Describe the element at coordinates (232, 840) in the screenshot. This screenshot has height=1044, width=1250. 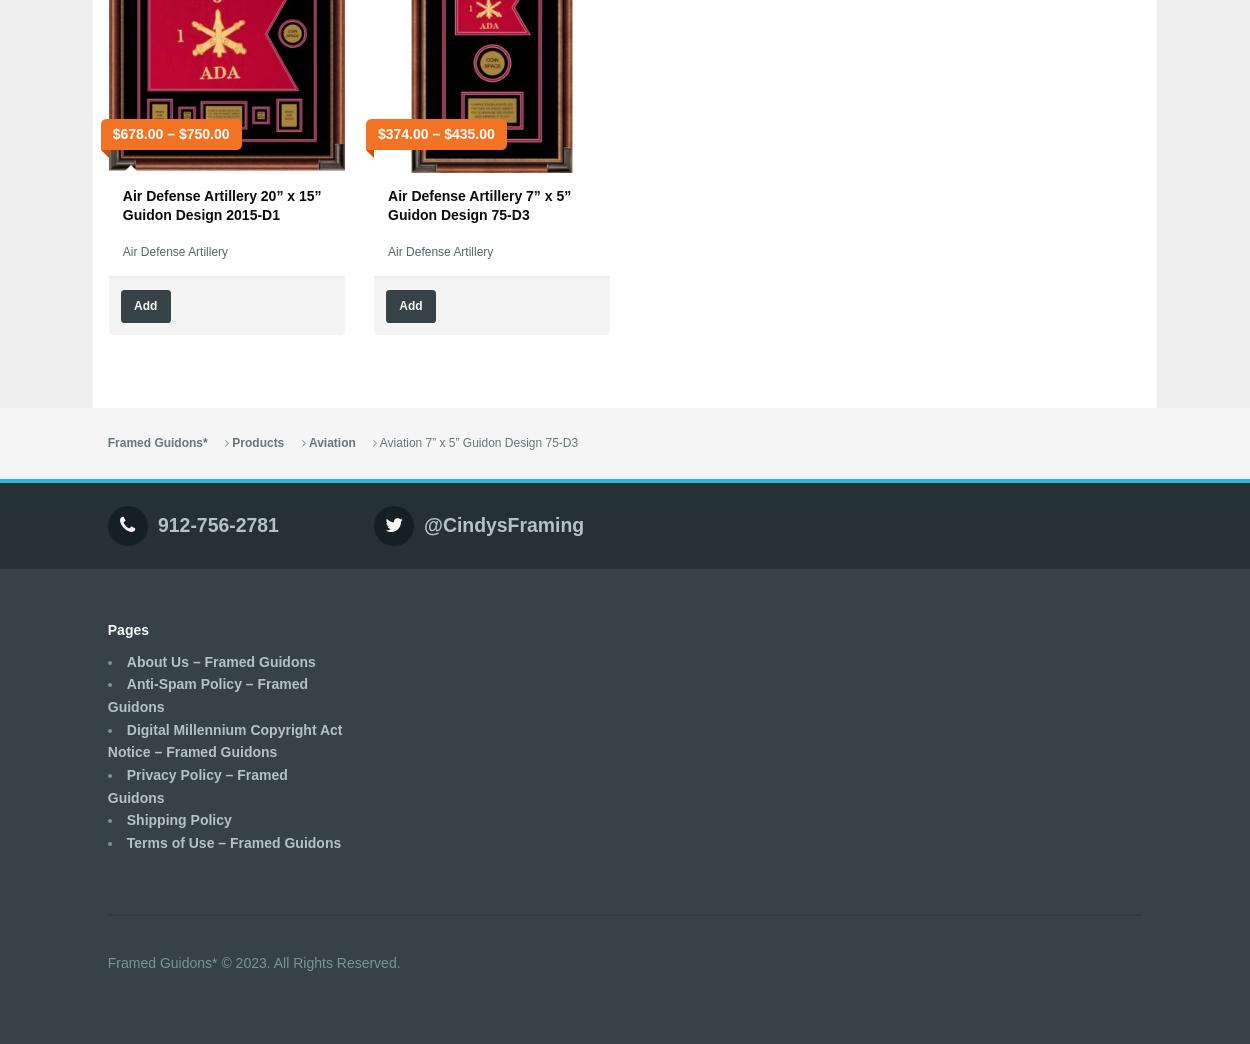
I see `'Terms of Use – Framed Guidons'` at that location.